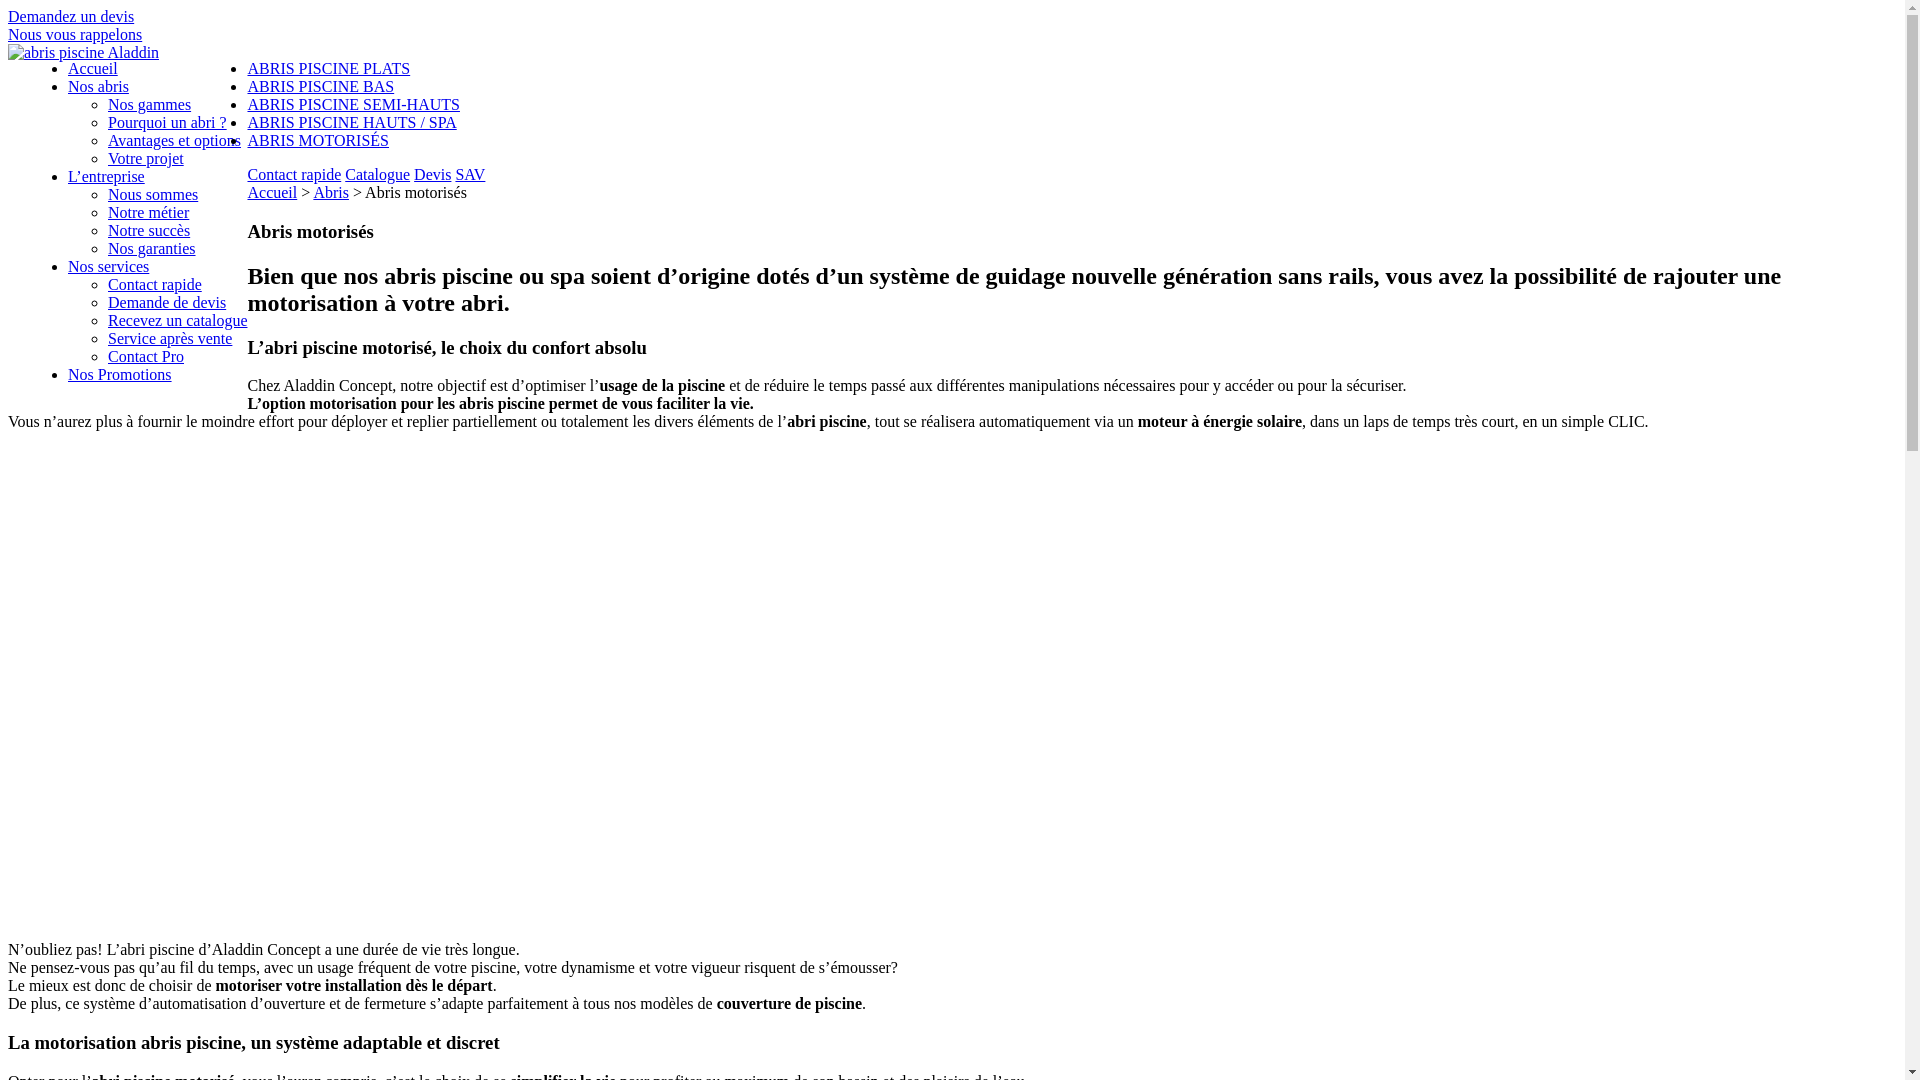  Describe the element at coordinates (292, 173) in the screenshot. I see `'Contact rapide'` at that location.